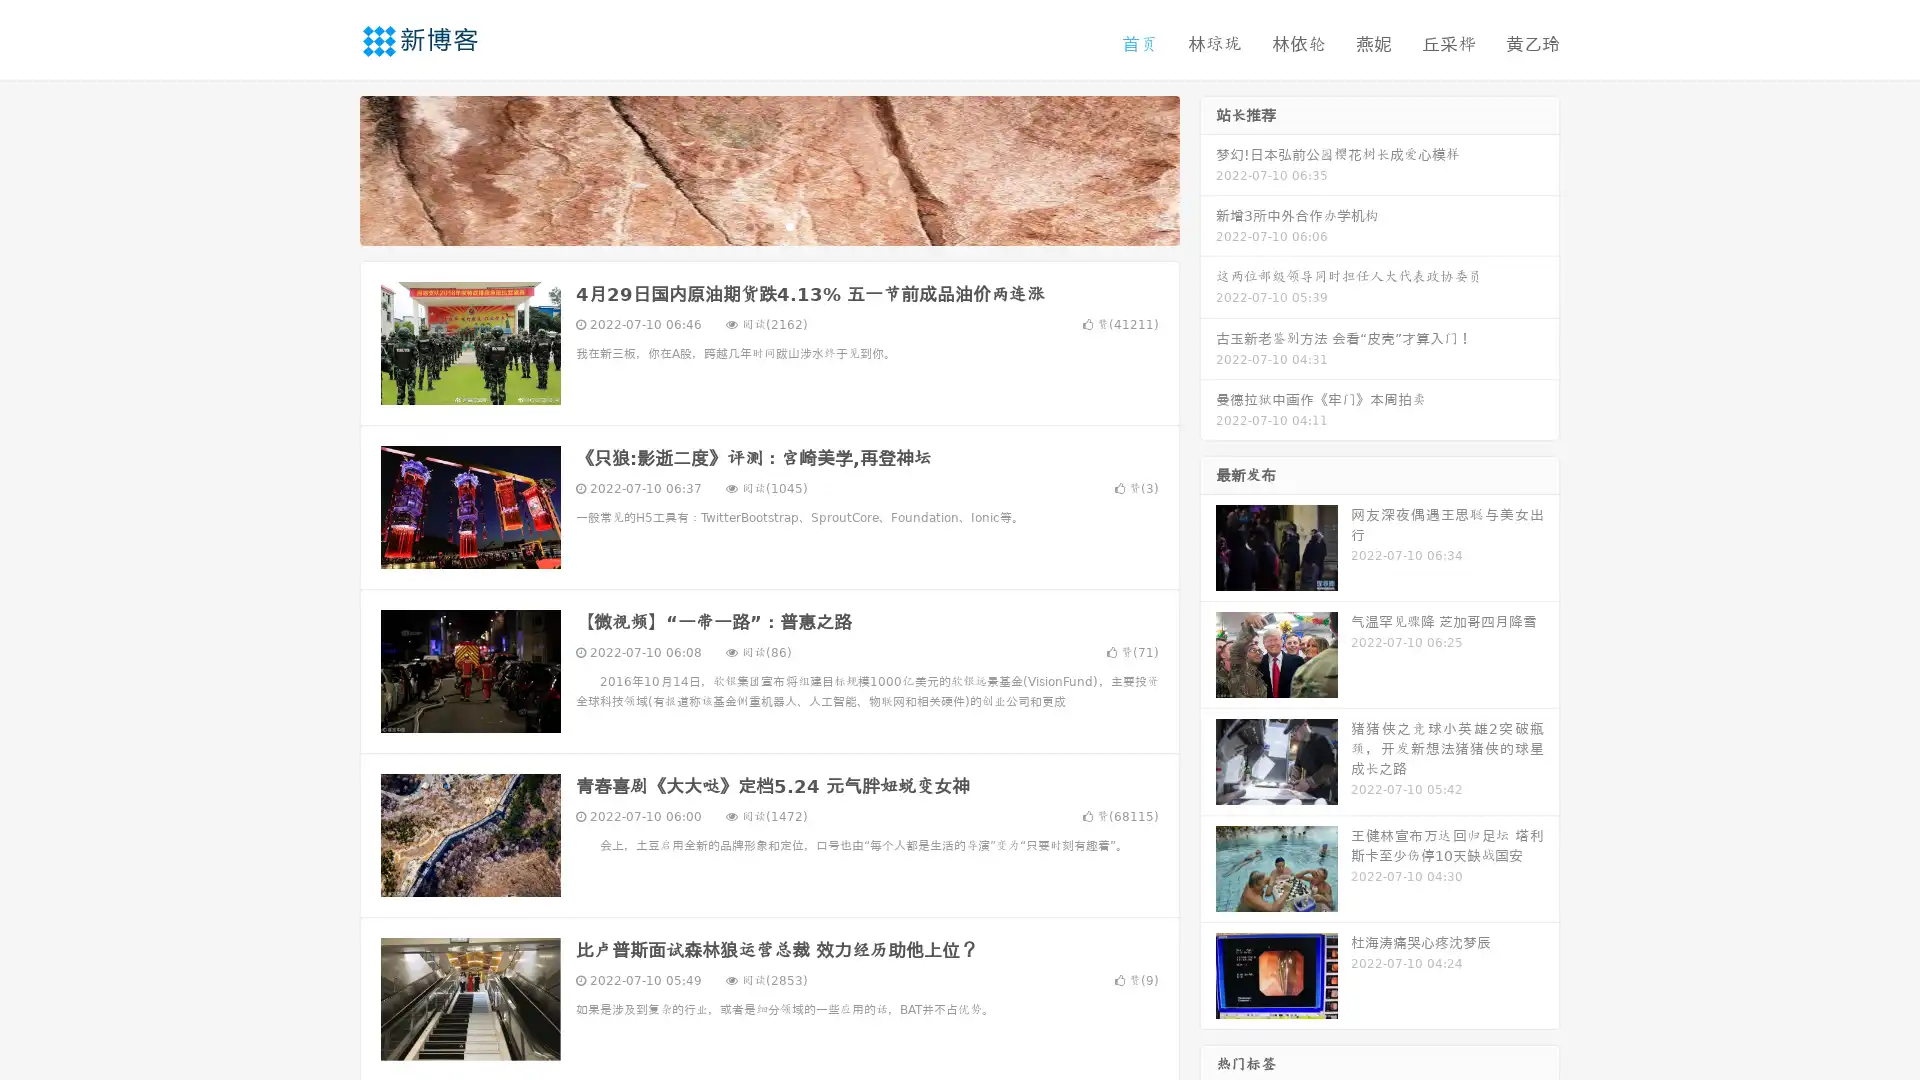 The height and width of the screenshot is (1080, 1920). Describe the element at coordinates (1208, 168) in the screenshot. I see `Next slide` at that location.